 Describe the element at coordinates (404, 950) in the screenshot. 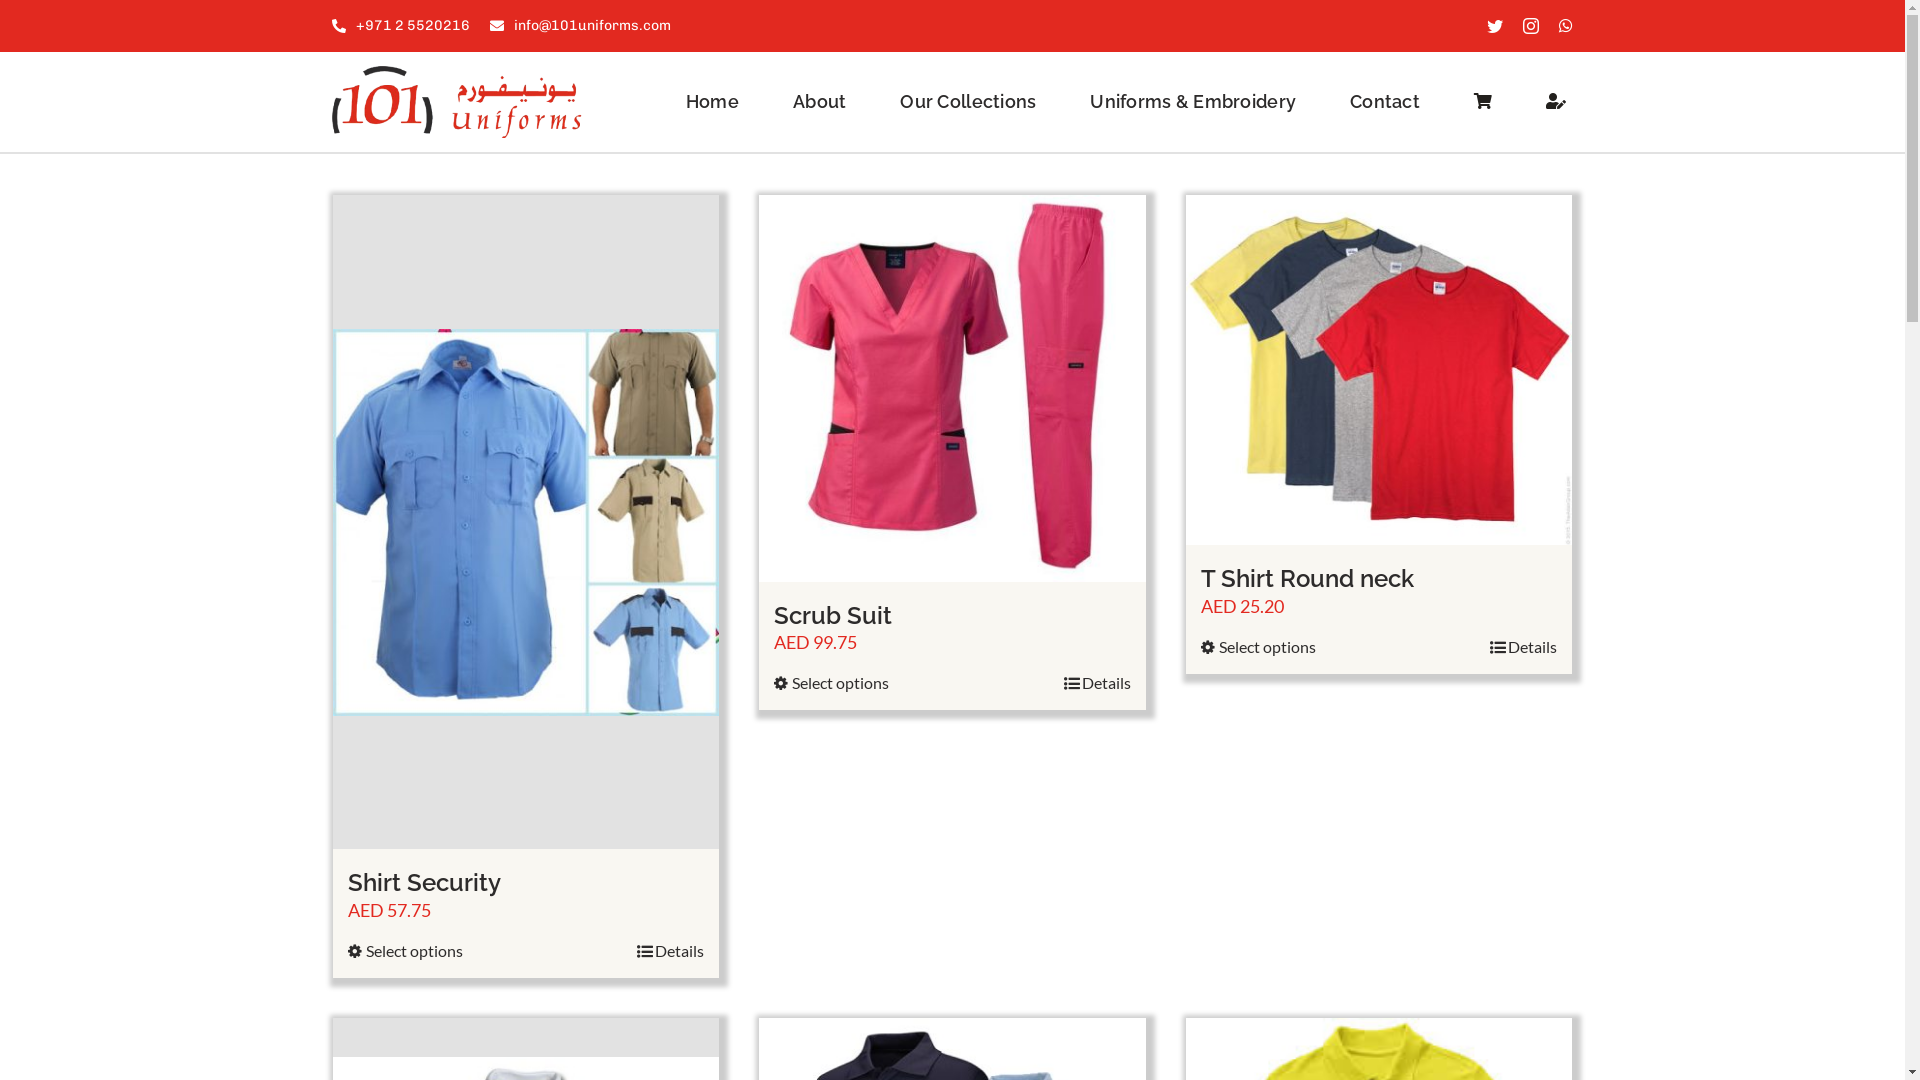

I see `'Select options'` at that location.